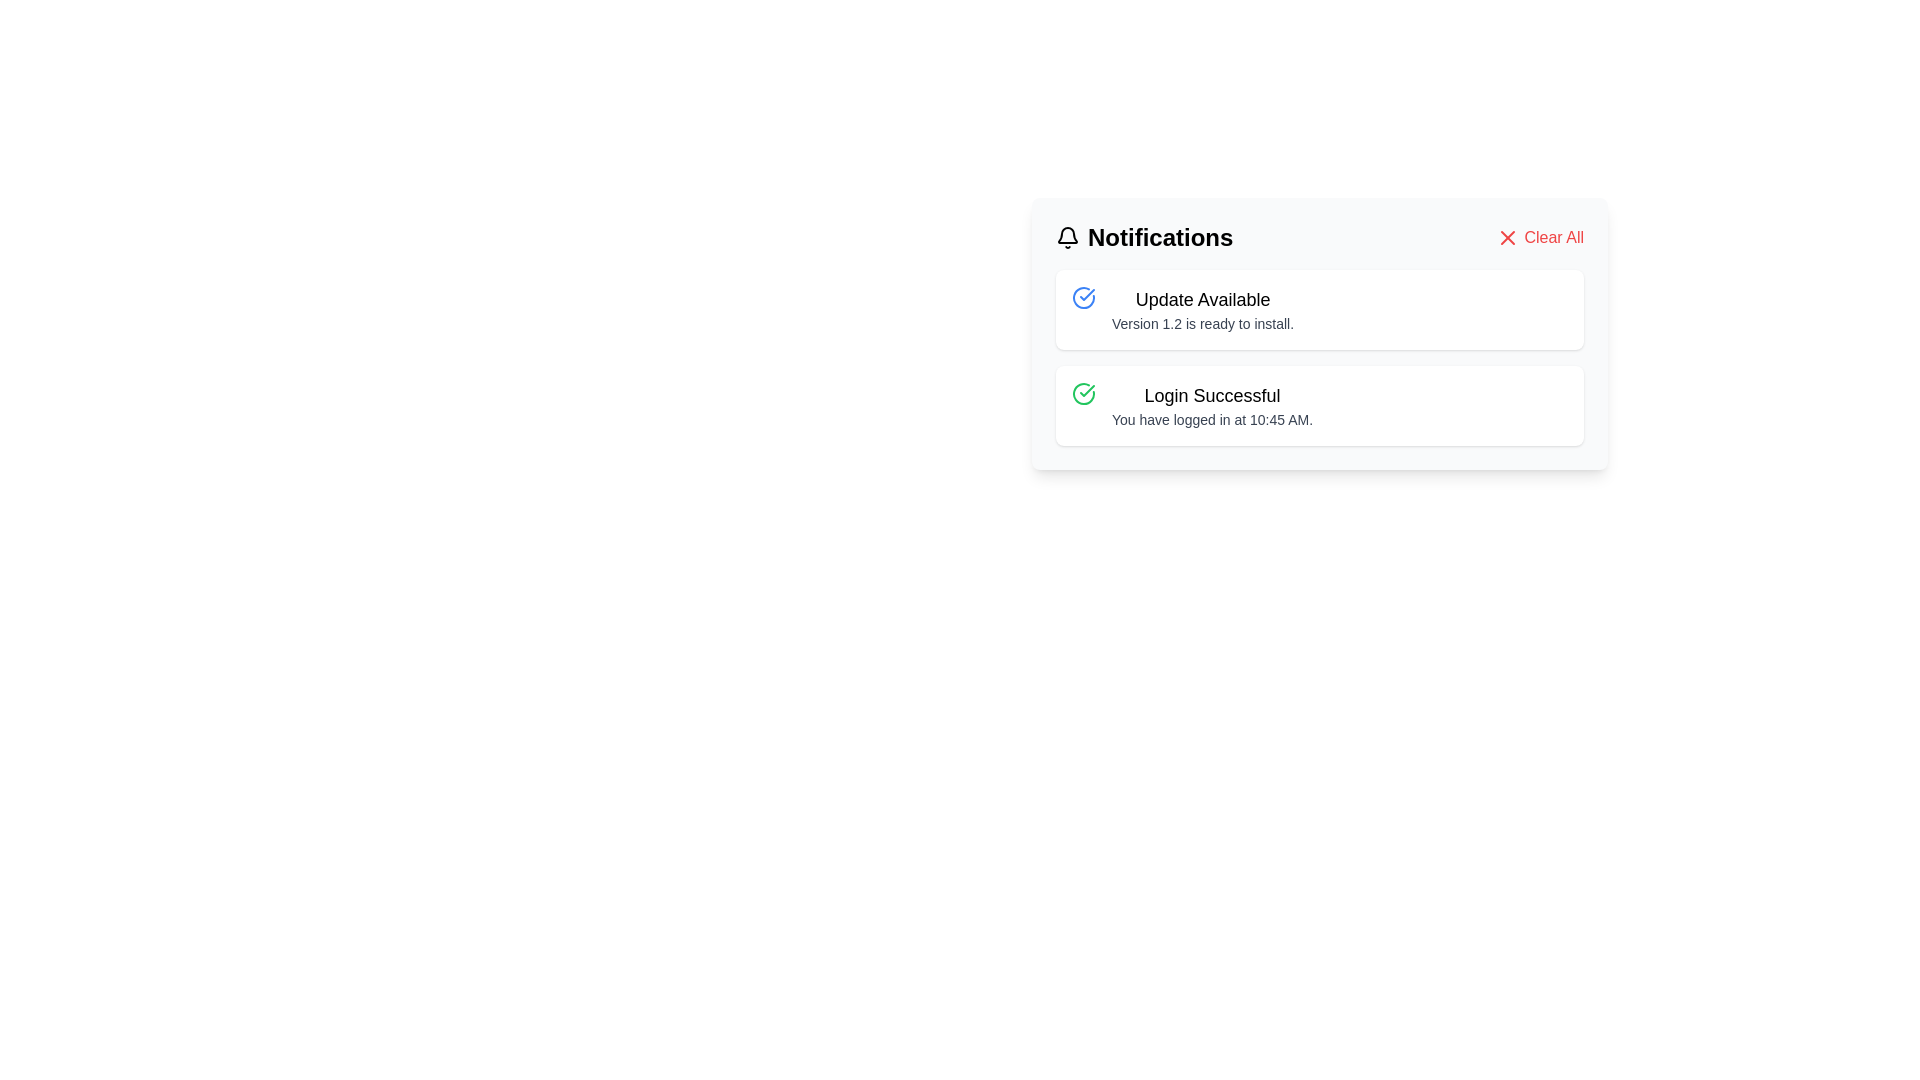 Image resolution: width=1920 pixels, height=1080 pixels. Describe the element at coordinates (1202, 323) in the screenshot. I see `the static text indicating the availability of a new version (1.2) of the software, which is located beneath the 'Update Available' text in the notification bubble` at that location.